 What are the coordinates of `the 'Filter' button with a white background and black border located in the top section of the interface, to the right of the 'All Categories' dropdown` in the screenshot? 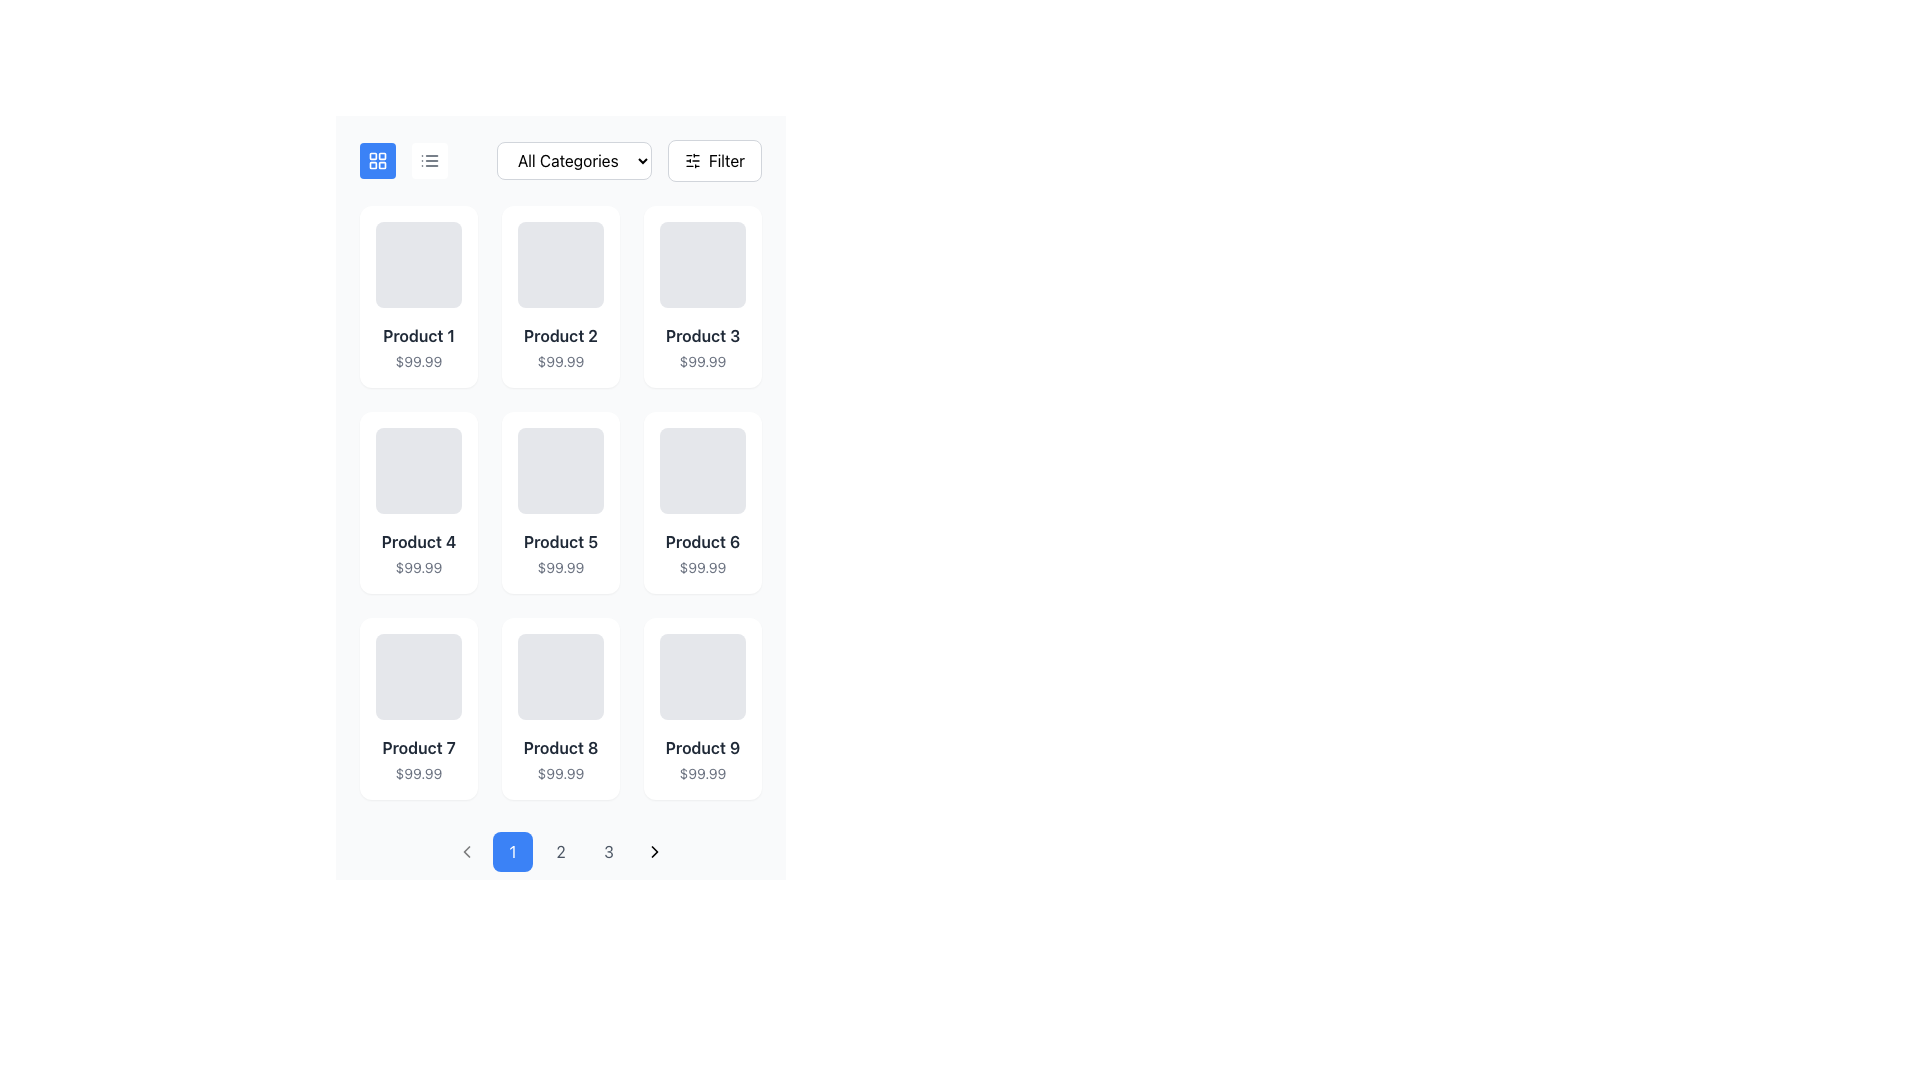 It's located at (714, 160).